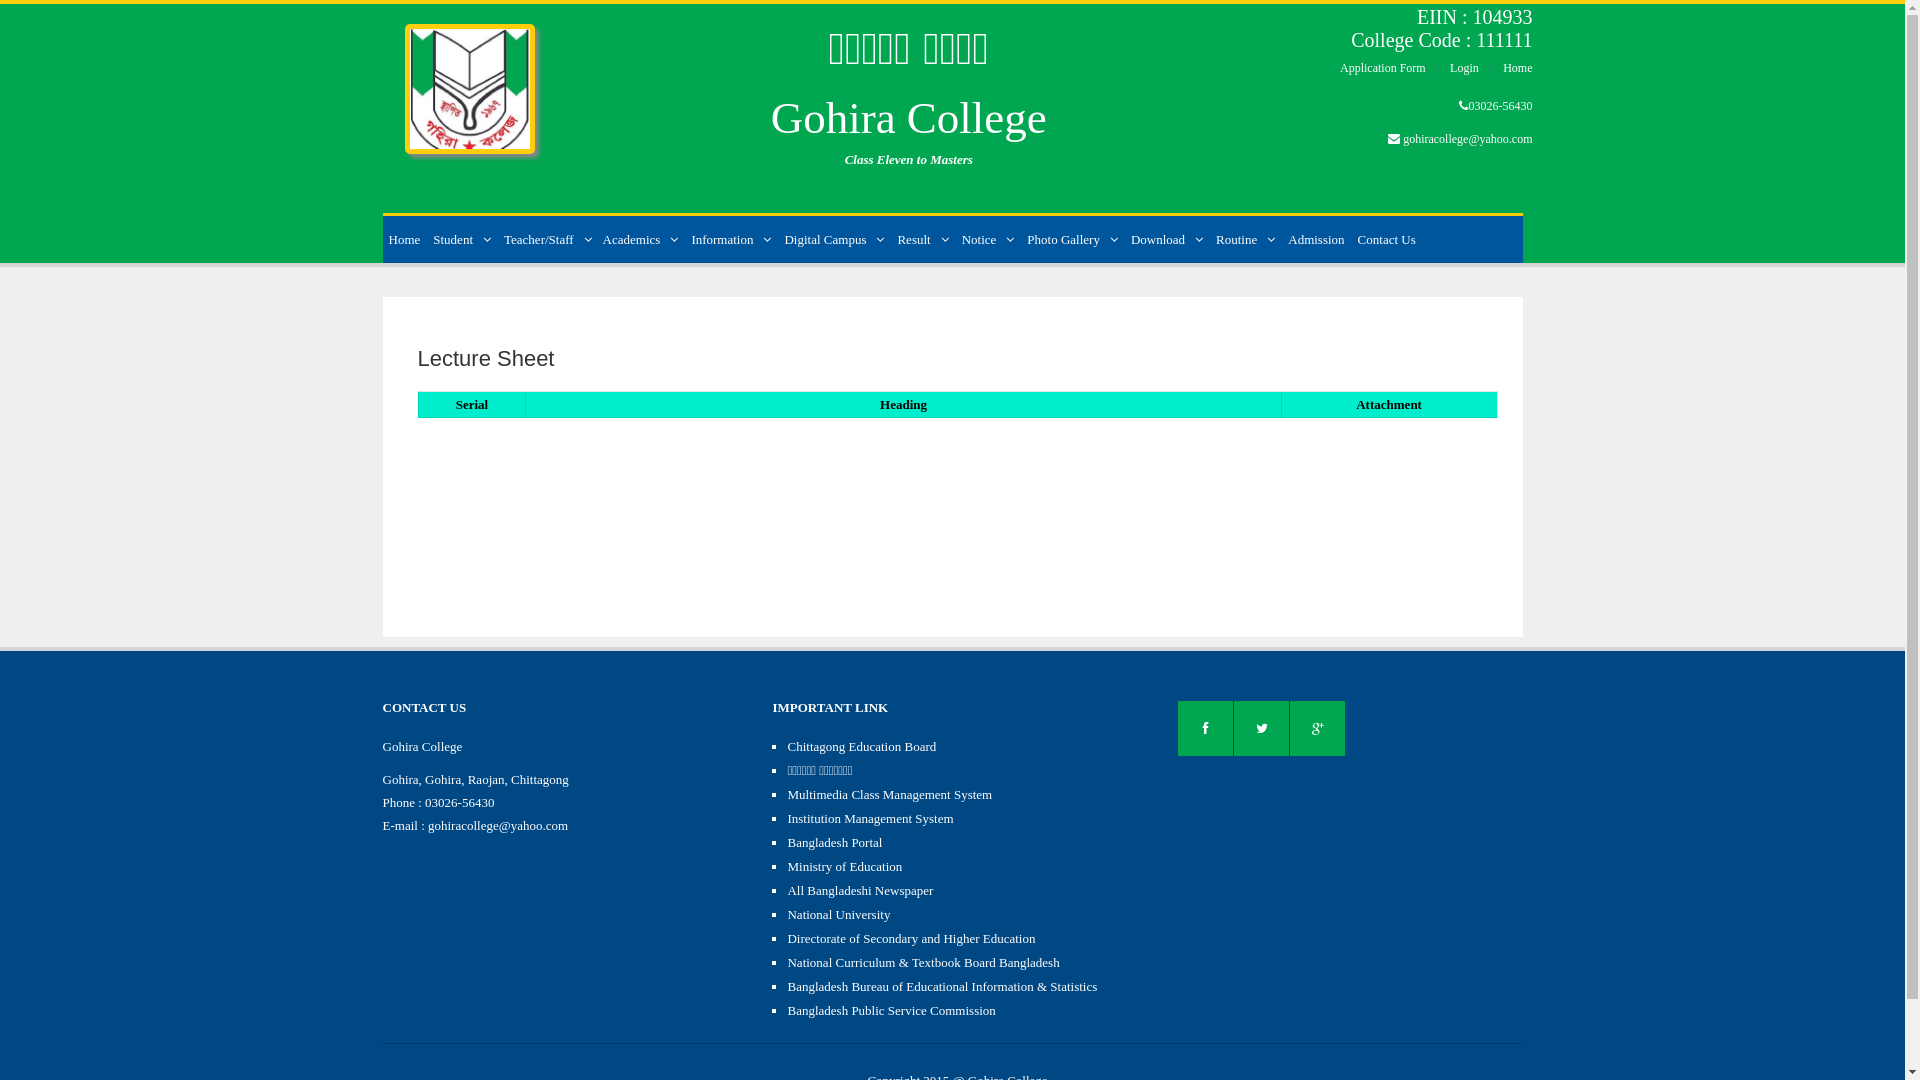 This screenshot has height=1080, width=1920. Describe the element at coordinates (910, 938) in the screenshot. I see `'Directorate of Secondary and Higher Education'` at that location.